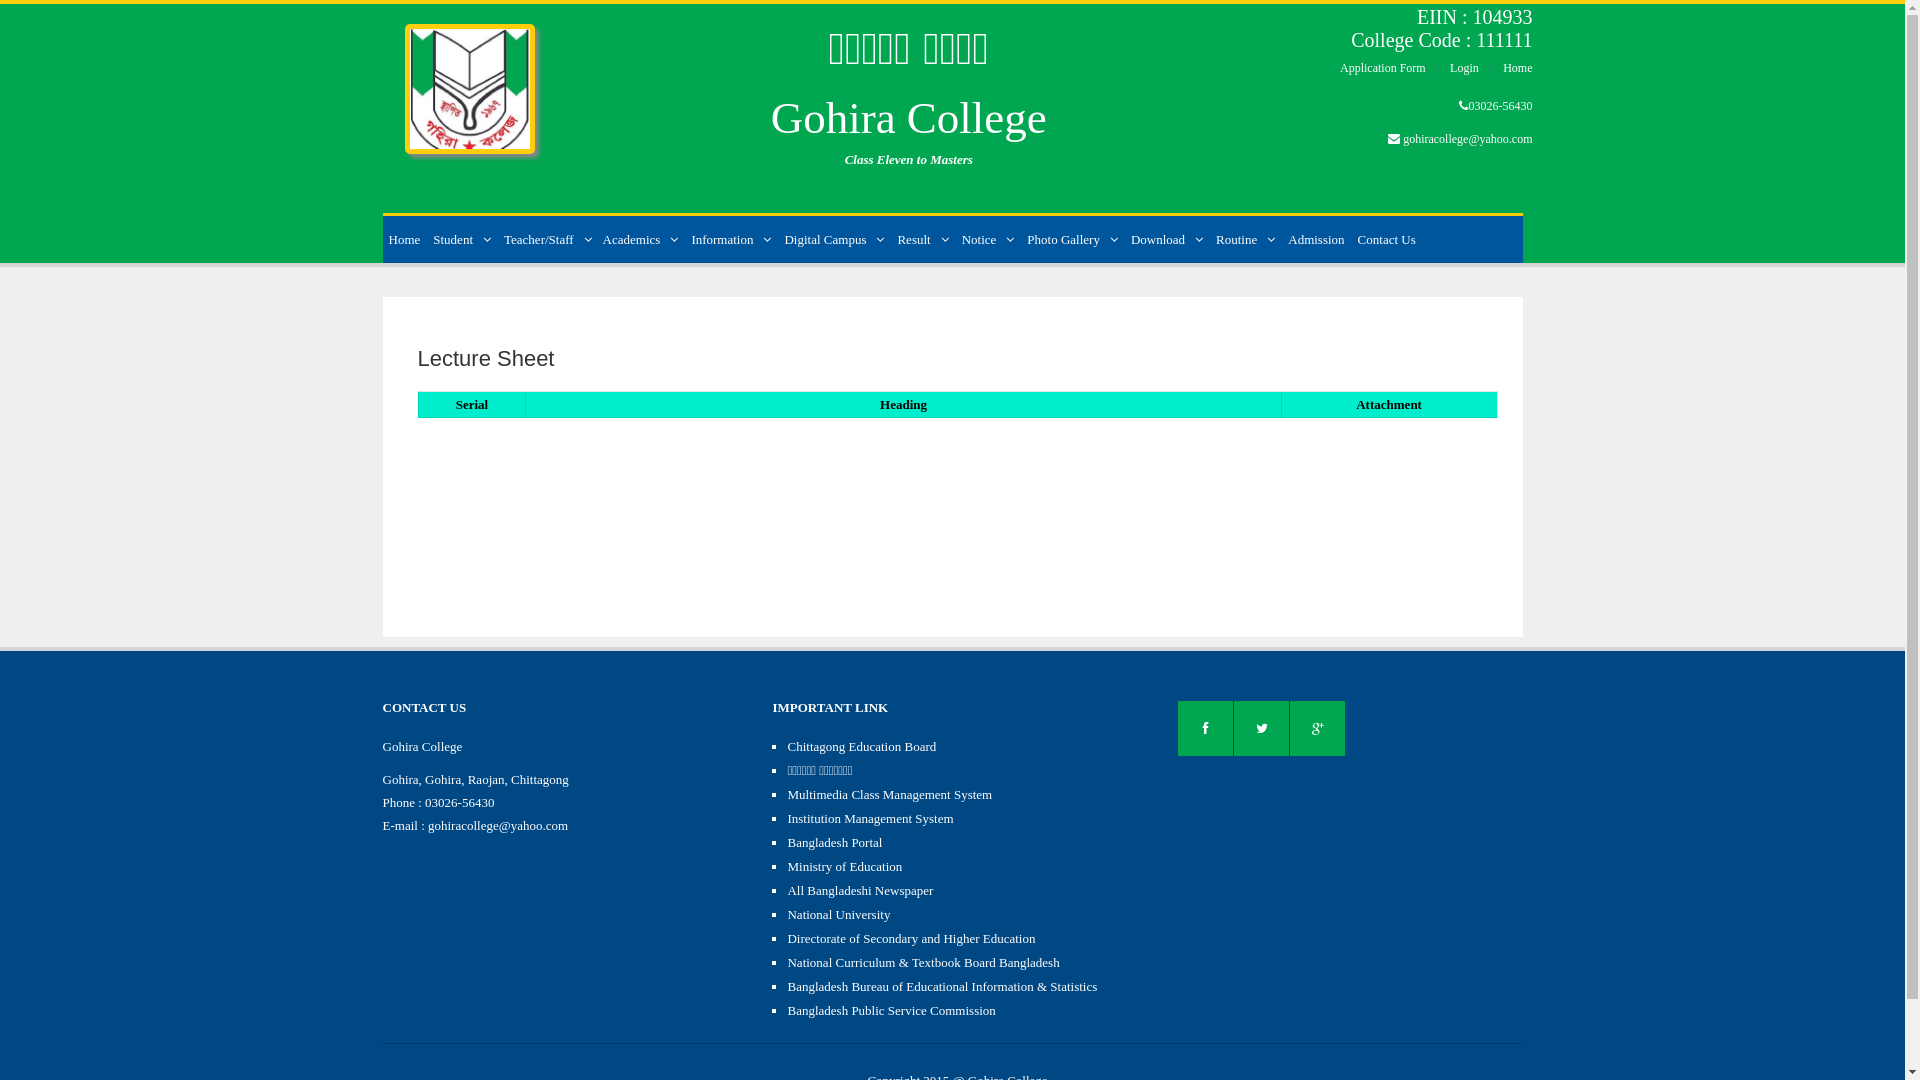 This screenshot has height=1080, width=1920. Describe the element at coordinates (910, 938) in the screenshot. I see `'Directorate of Secondary and Higher Education'` at that location.